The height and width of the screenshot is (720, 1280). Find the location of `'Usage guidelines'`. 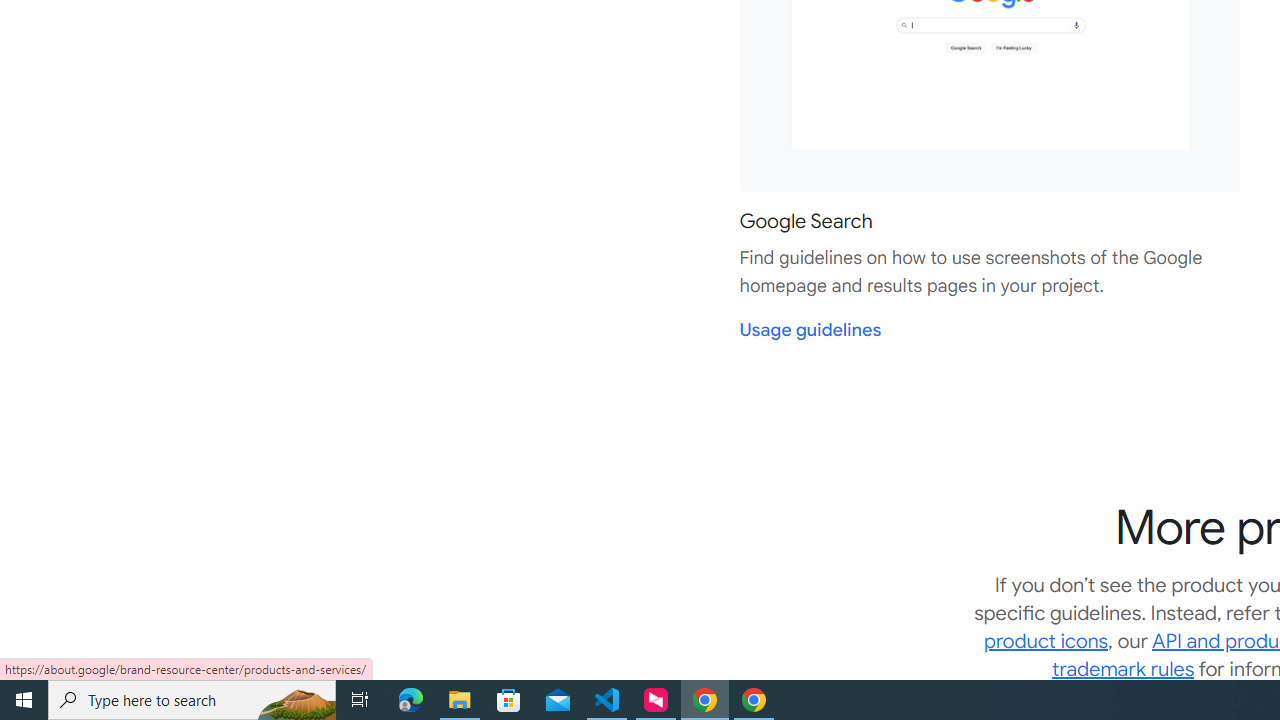

'Usage guidelines' is located at coordinates (810, 329).